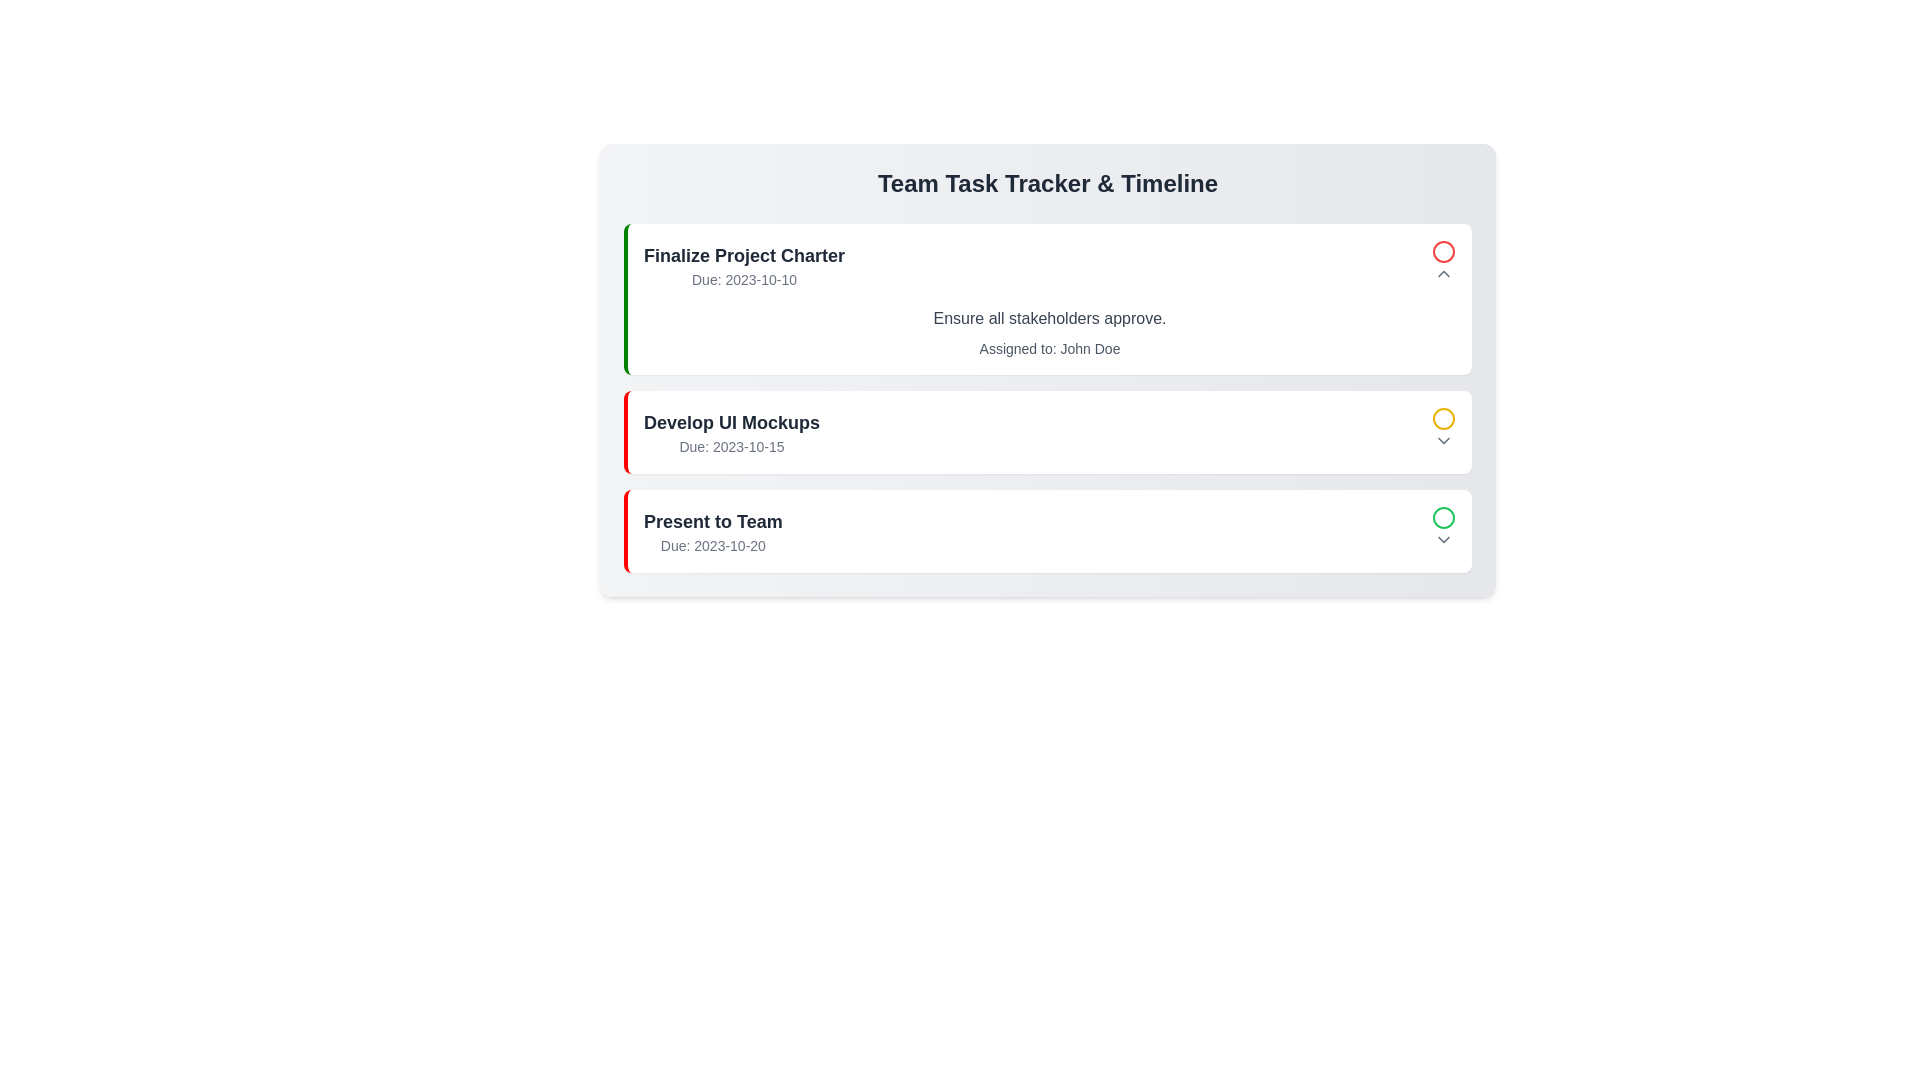  Describe the element at coordinates (743, 254) in the screenshot. I see `text label displaying 'Finalize Project Charter.' This prominent text is styled with a larger font size and bold weight, located in the top-left corner of a green-bordered task card` at that location.